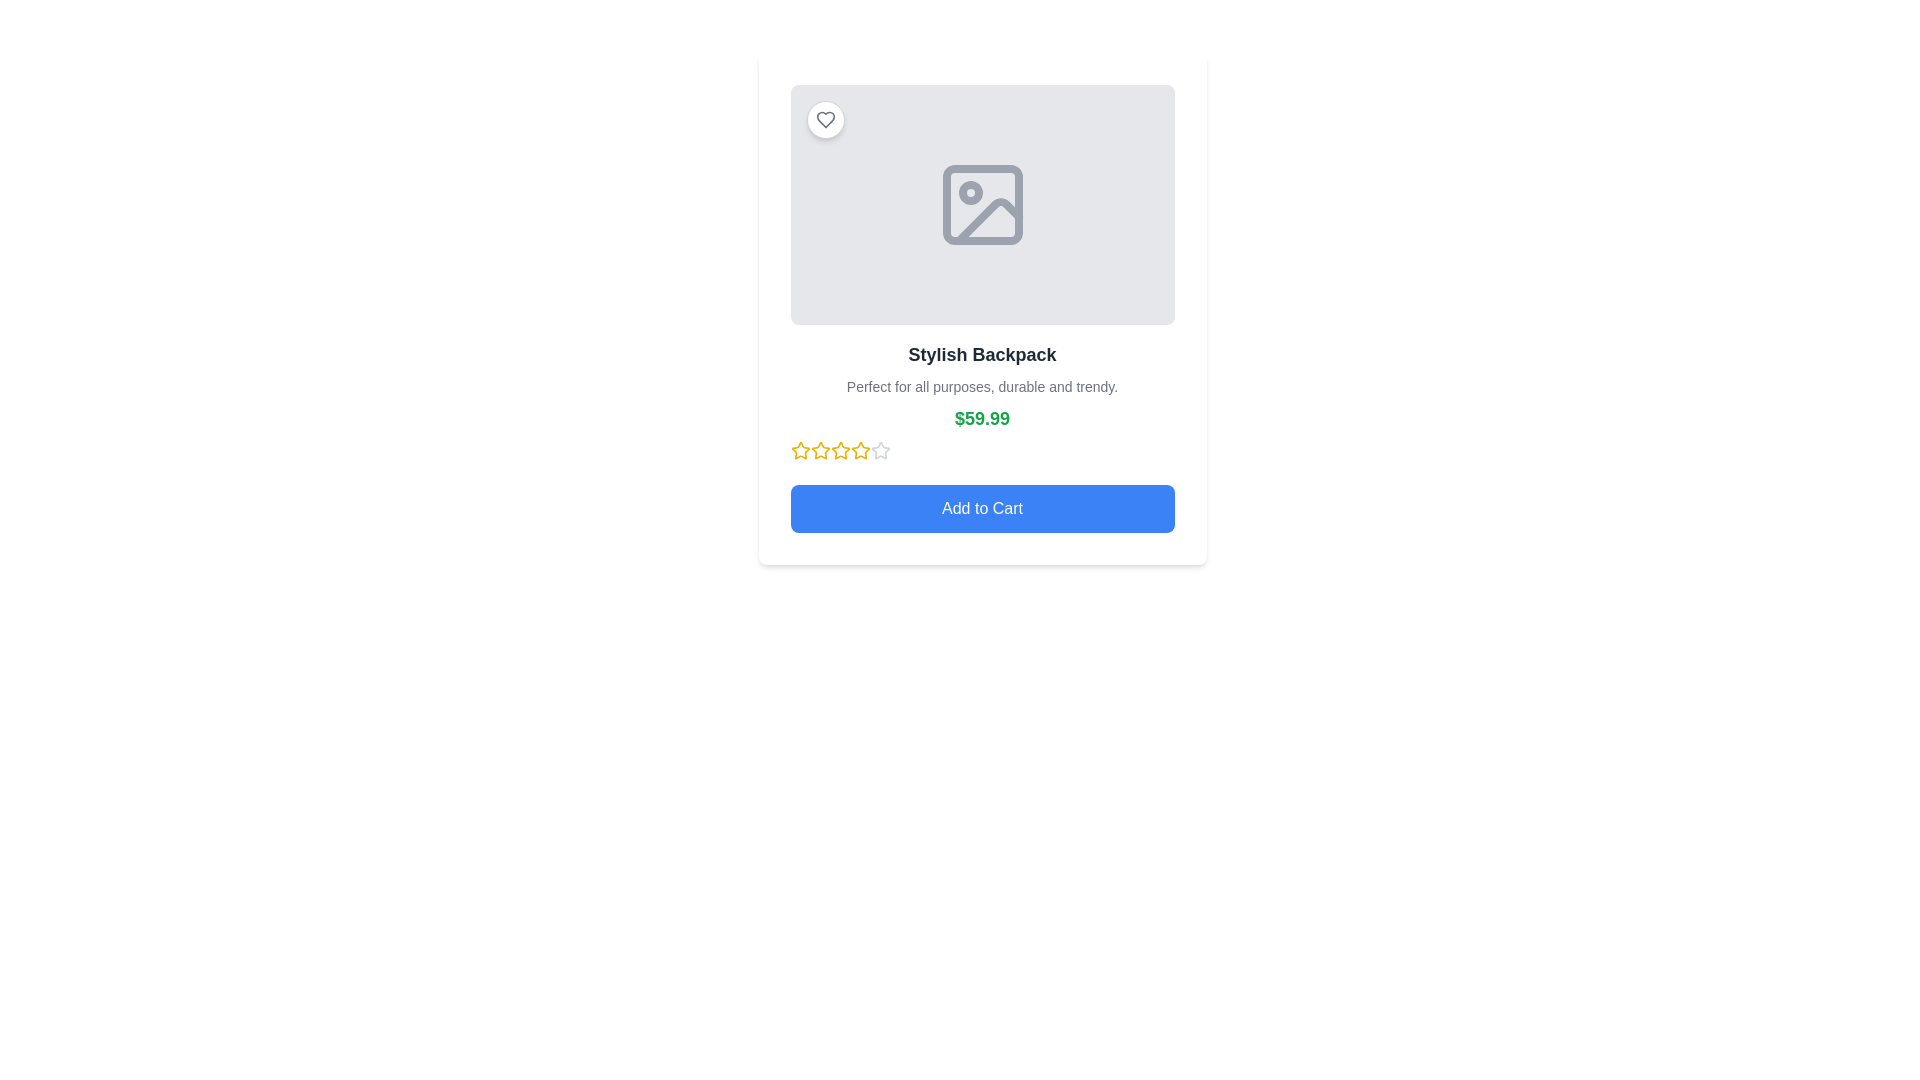 The width and height of the screenshot is (1920, 1080). Describe the element at coordinates (879, 450) in the screenshot. I see `the second star icon in the rating sequence to set a two-star rating` at that location.